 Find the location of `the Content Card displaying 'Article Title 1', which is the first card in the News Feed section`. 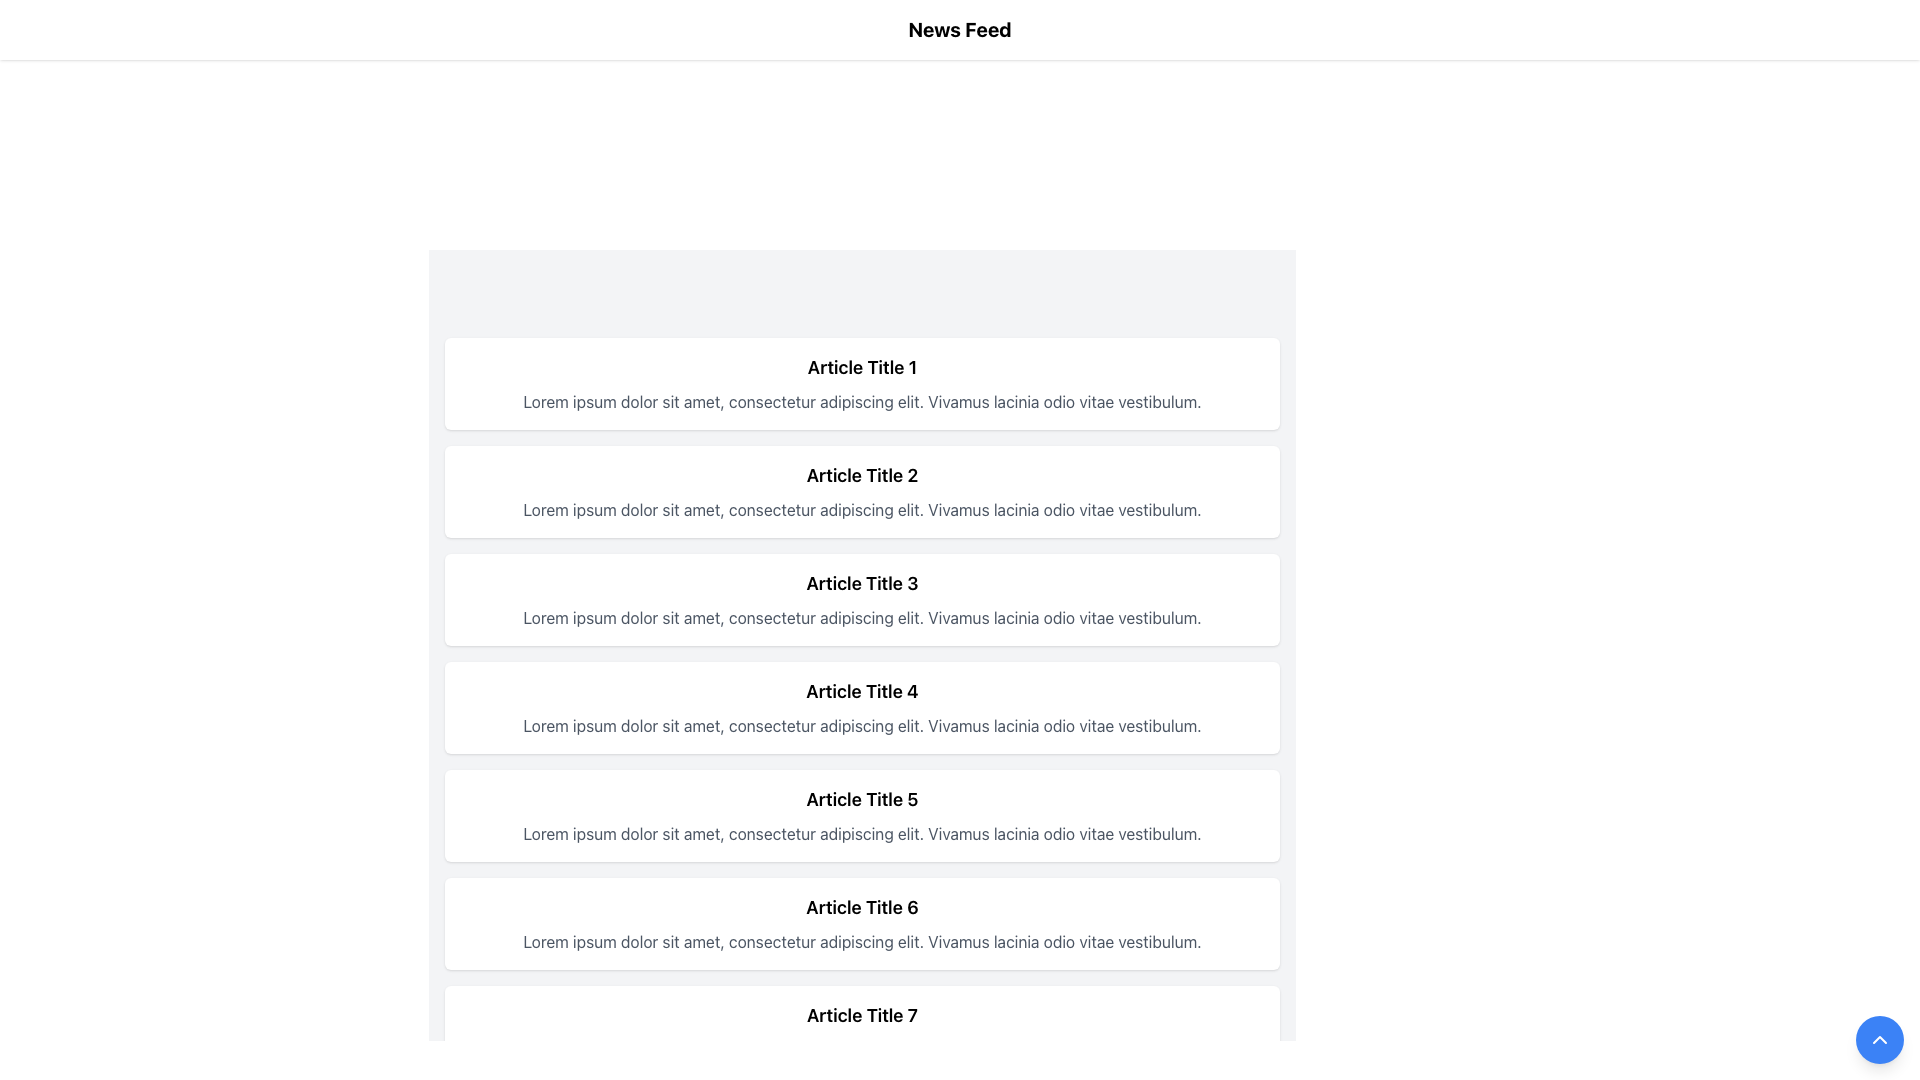

the Content Card displaying 'Article Title 1', which is the first card in the News Feed section is located at coordinates (862, 384).